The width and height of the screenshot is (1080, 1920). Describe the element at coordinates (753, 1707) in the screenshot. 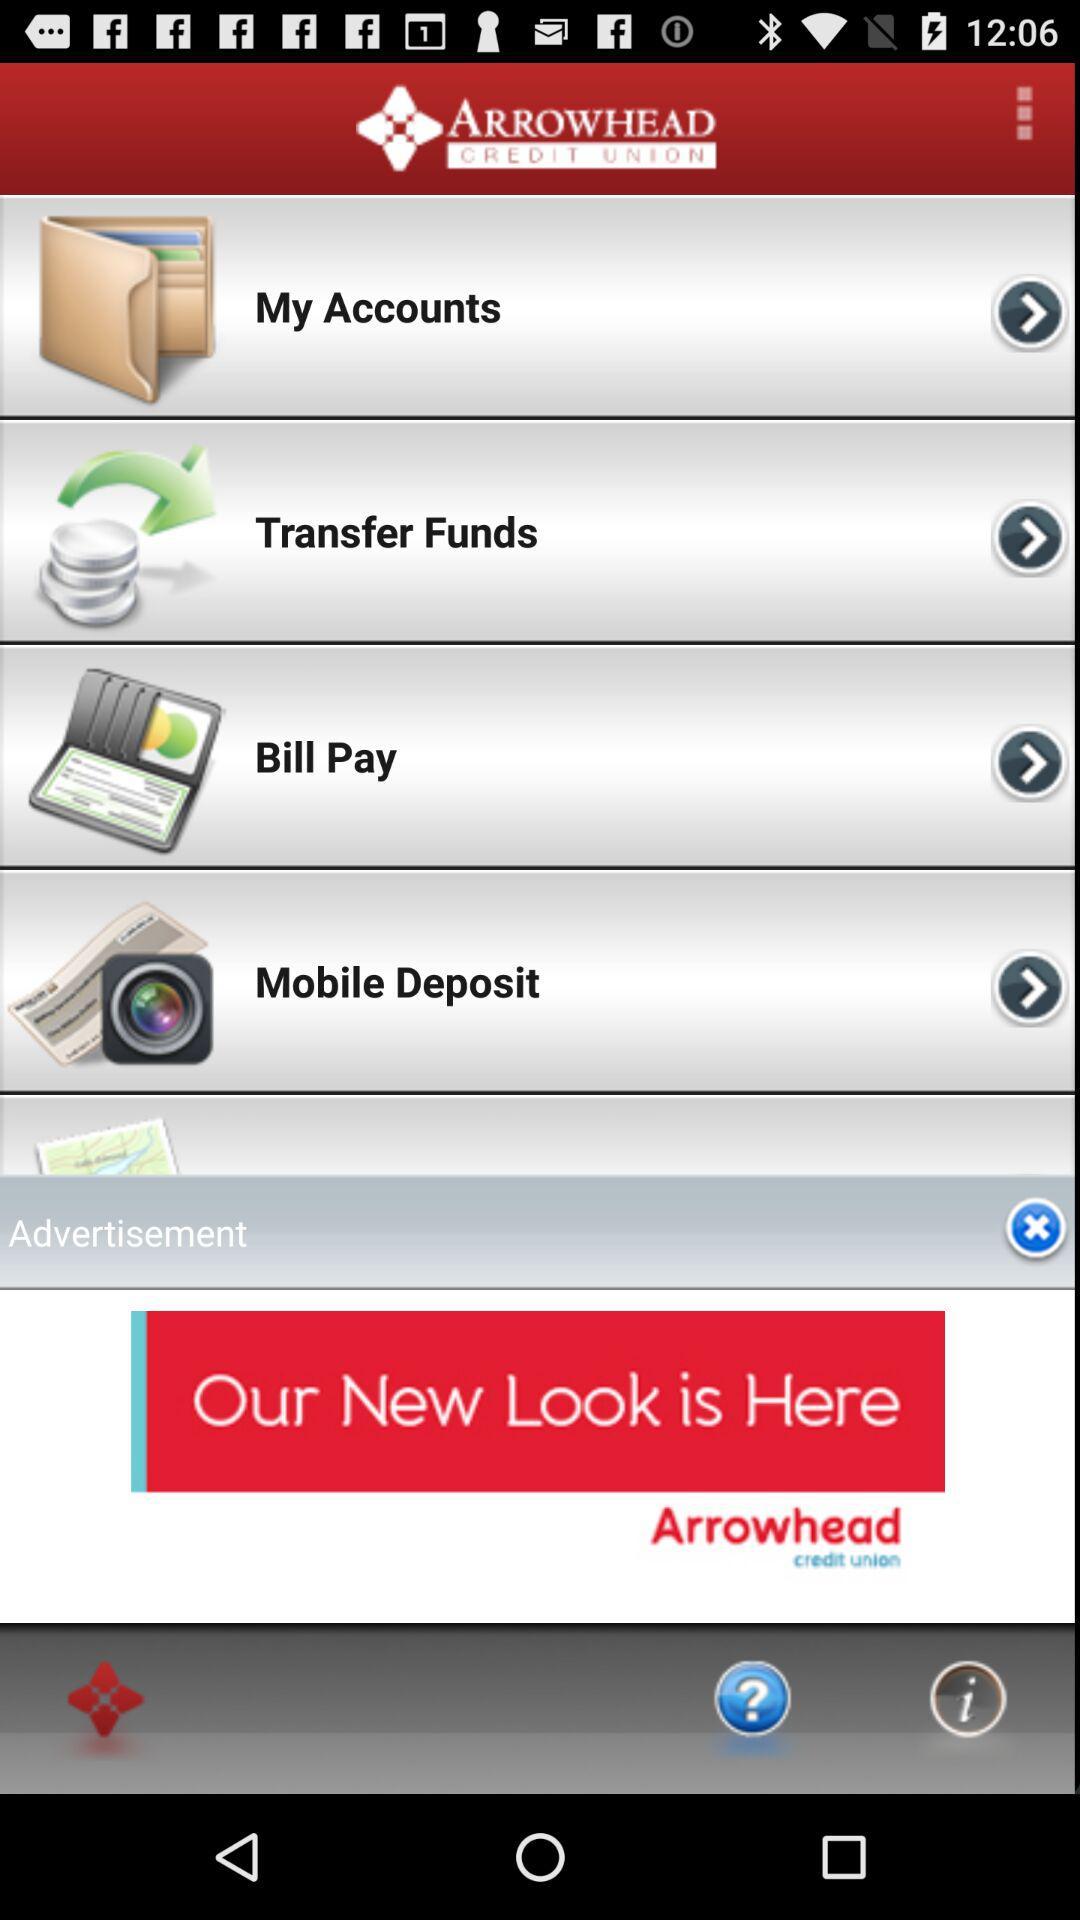

I see `earn more about the app` at that location.